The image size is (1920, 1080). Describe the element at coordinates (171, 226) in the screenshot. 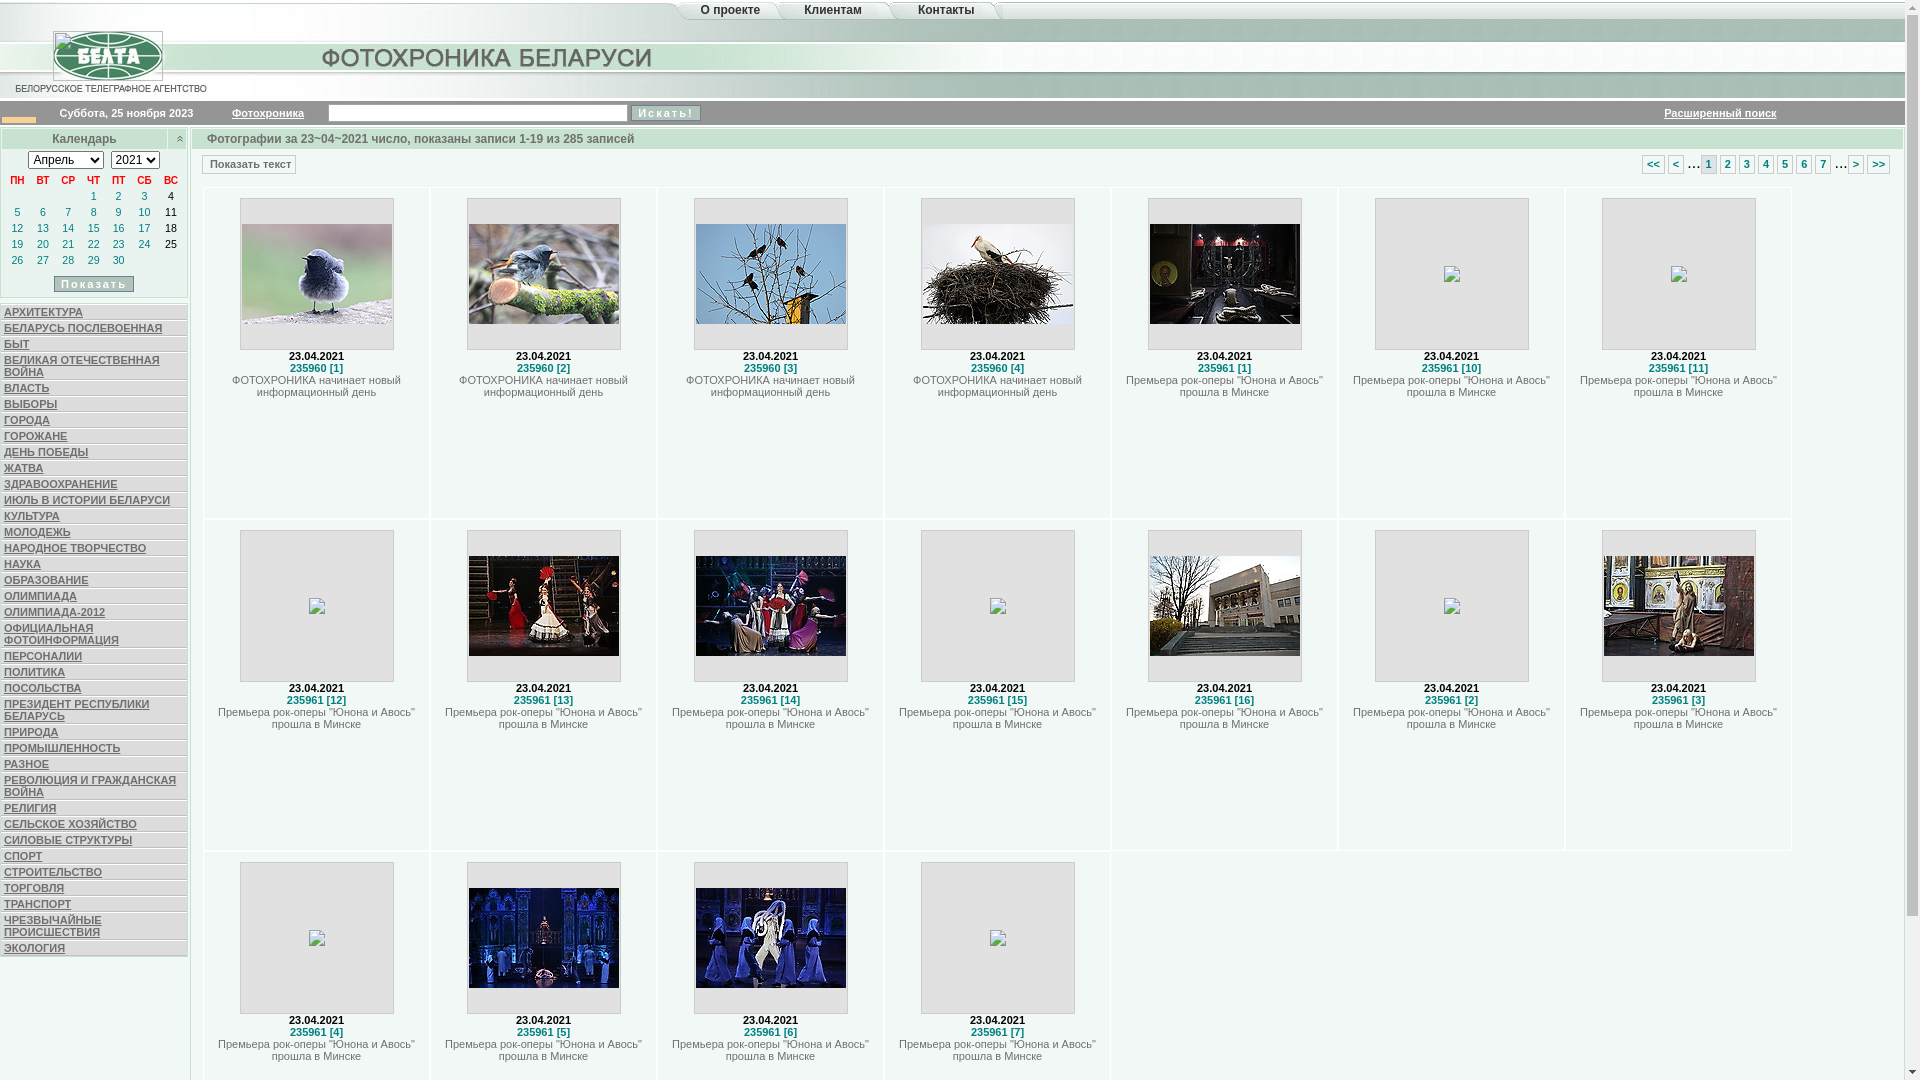

I see `'18'` at that location.